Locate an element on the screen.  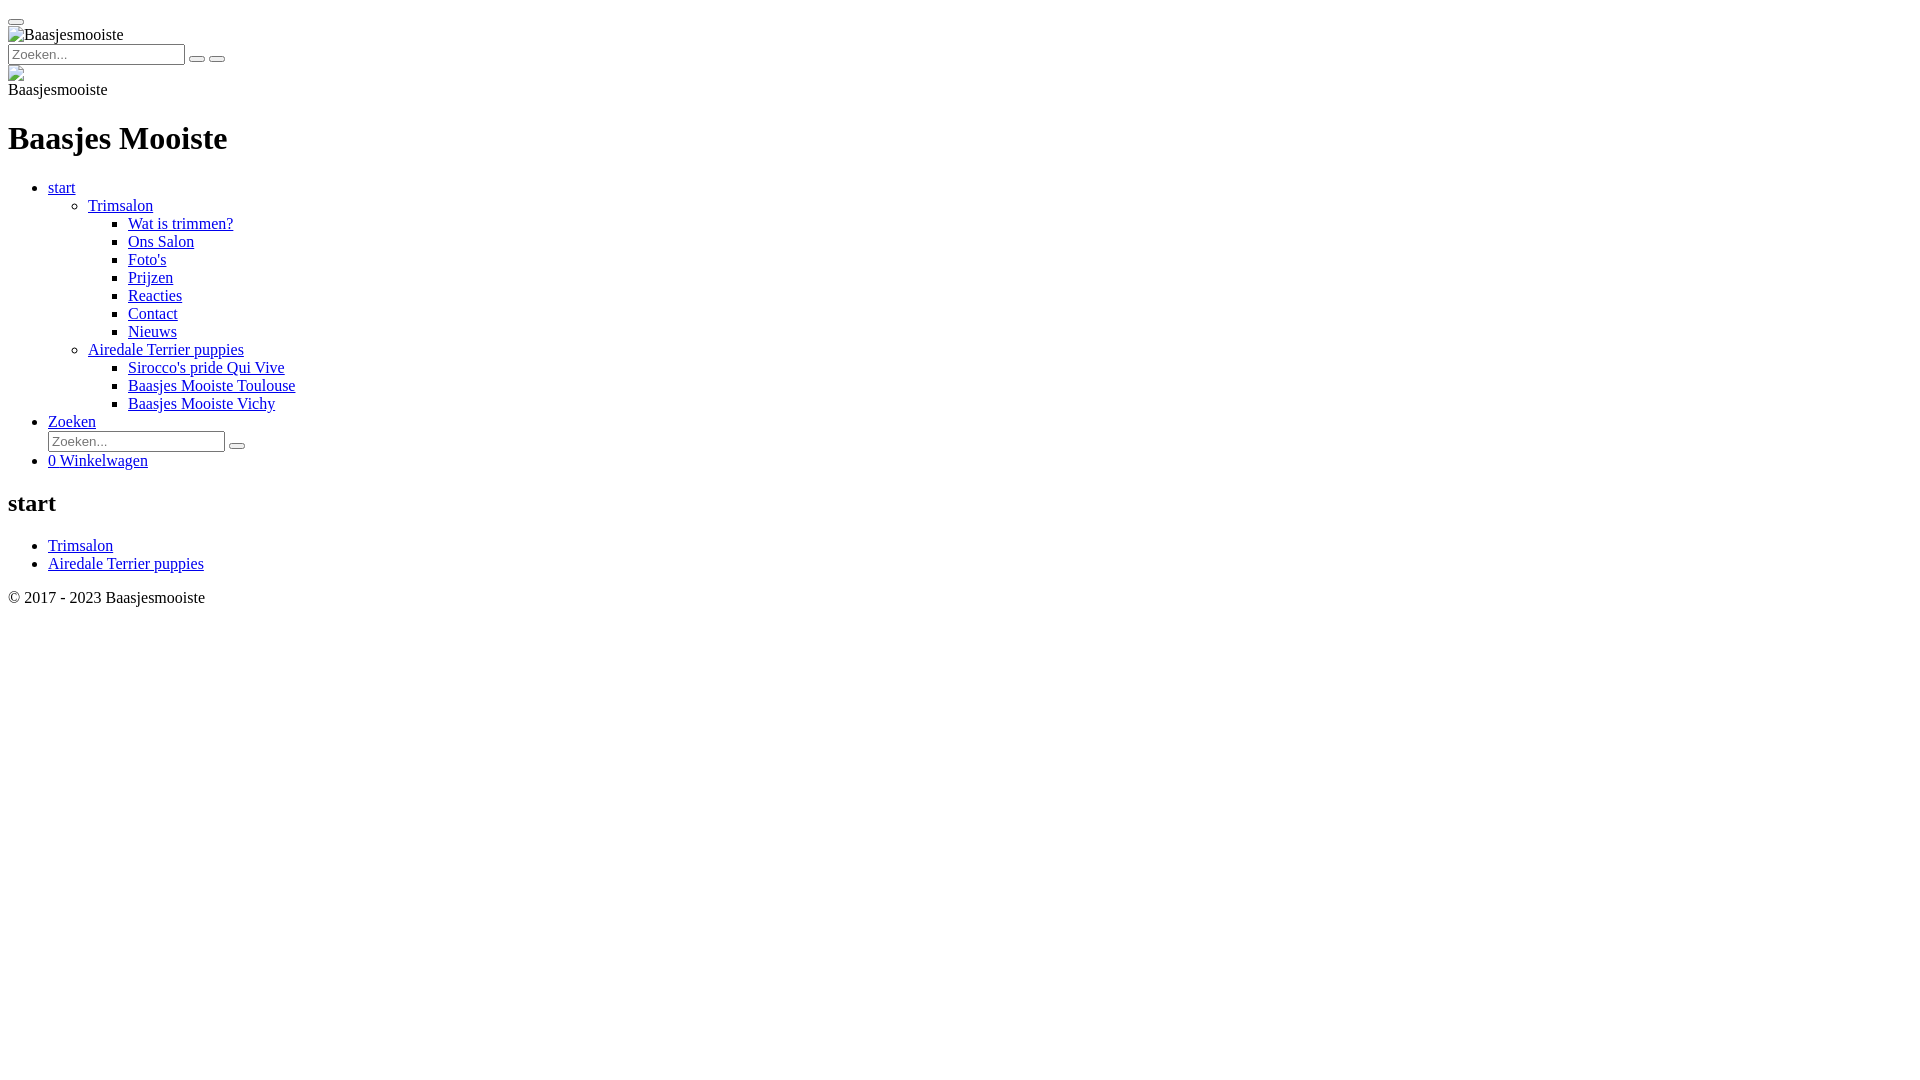
'Sirocco's pride Qui Vive' is located at coordinates (206, 367).